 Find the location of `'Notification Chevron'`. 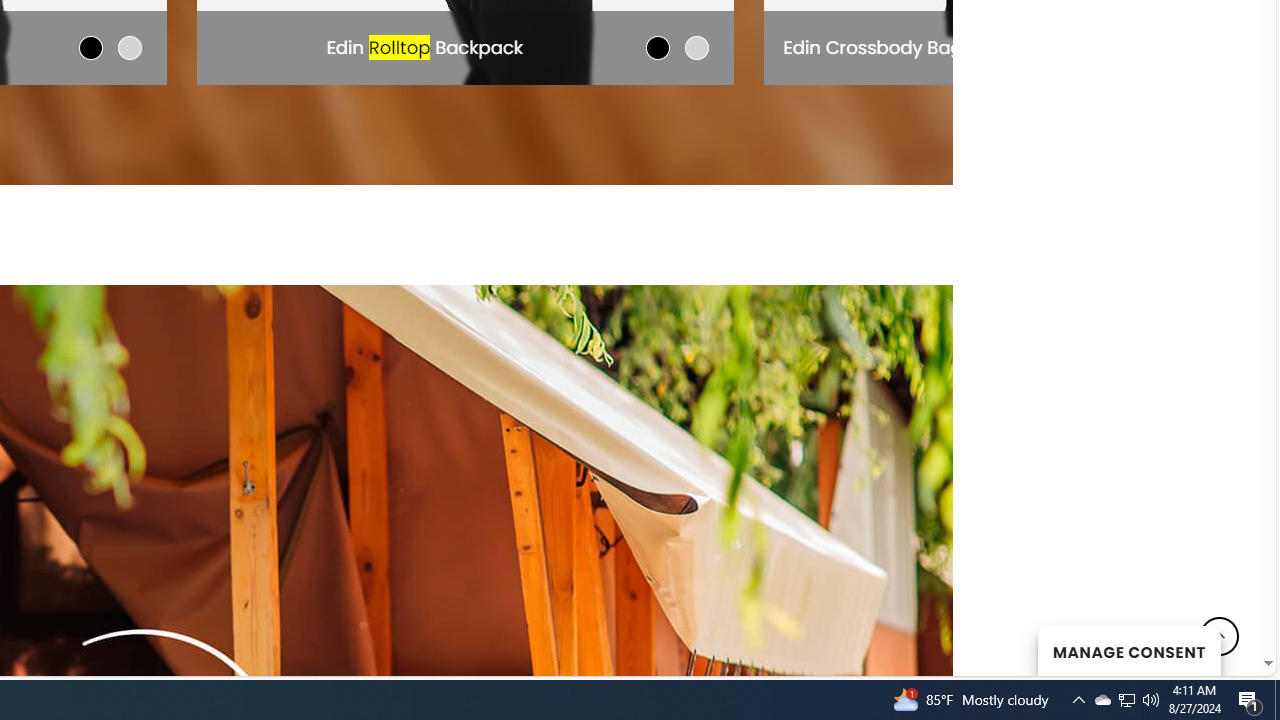

'Notification Chevron' is located at coordinates (1078, 698).